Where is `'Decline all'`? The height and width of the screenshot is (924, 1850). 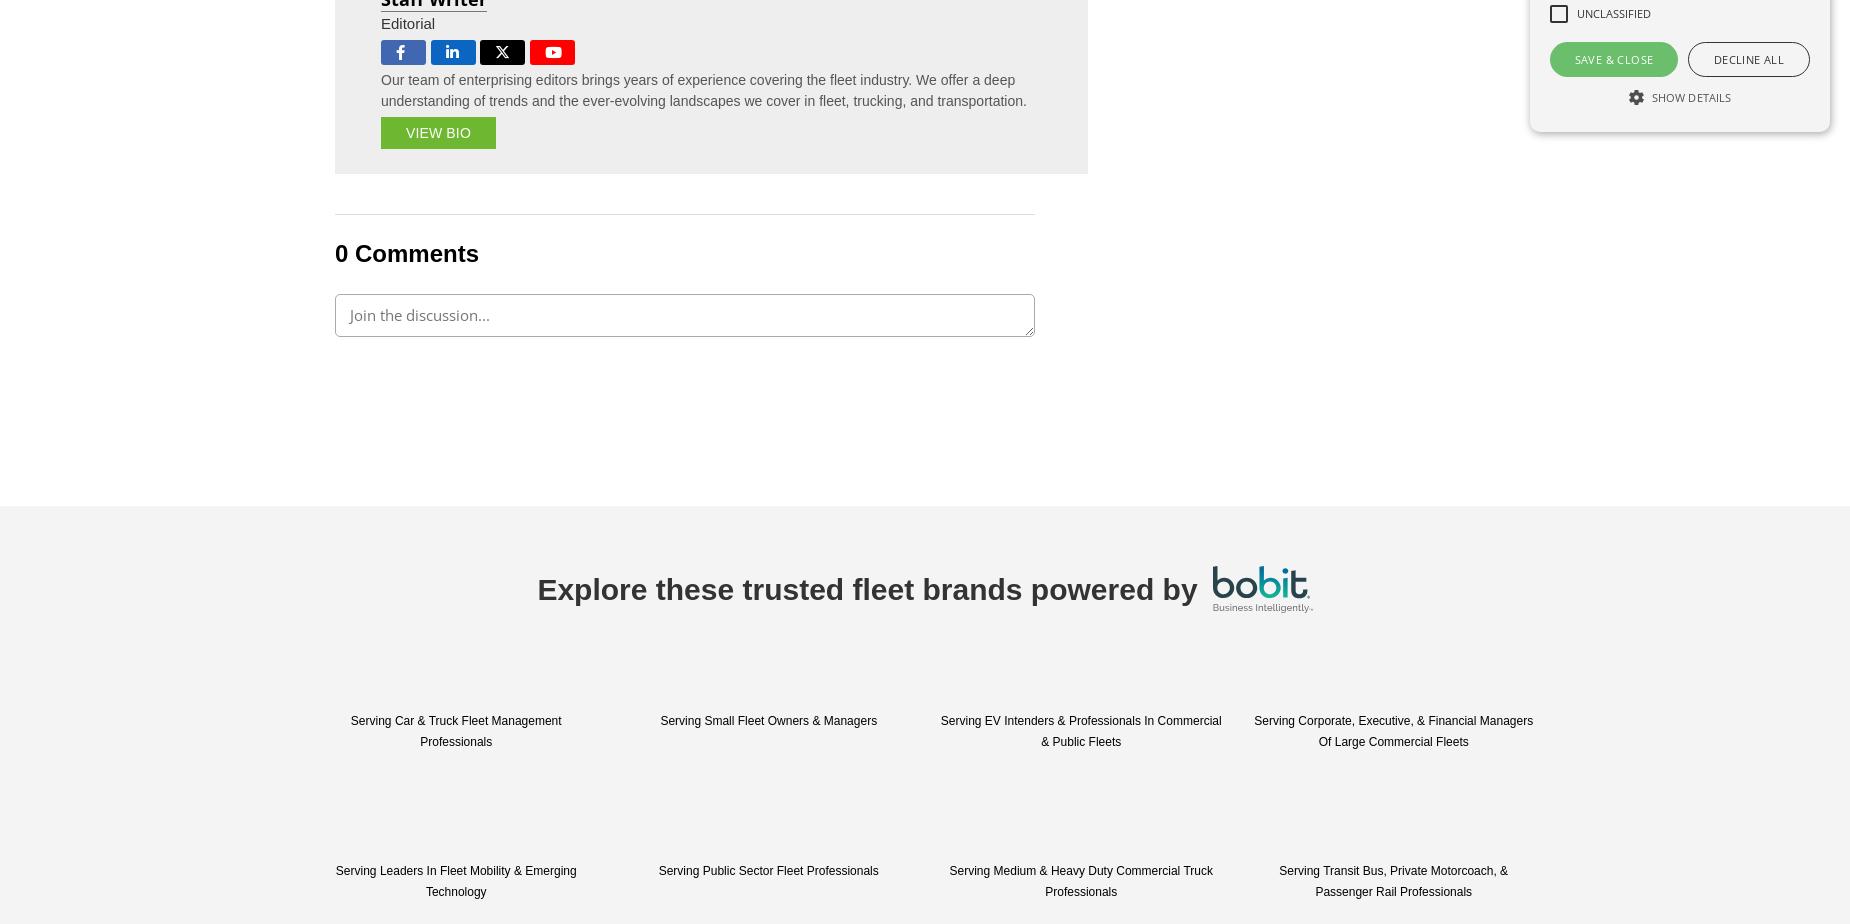 'Decline all' is located at coordinates (1748, 59).